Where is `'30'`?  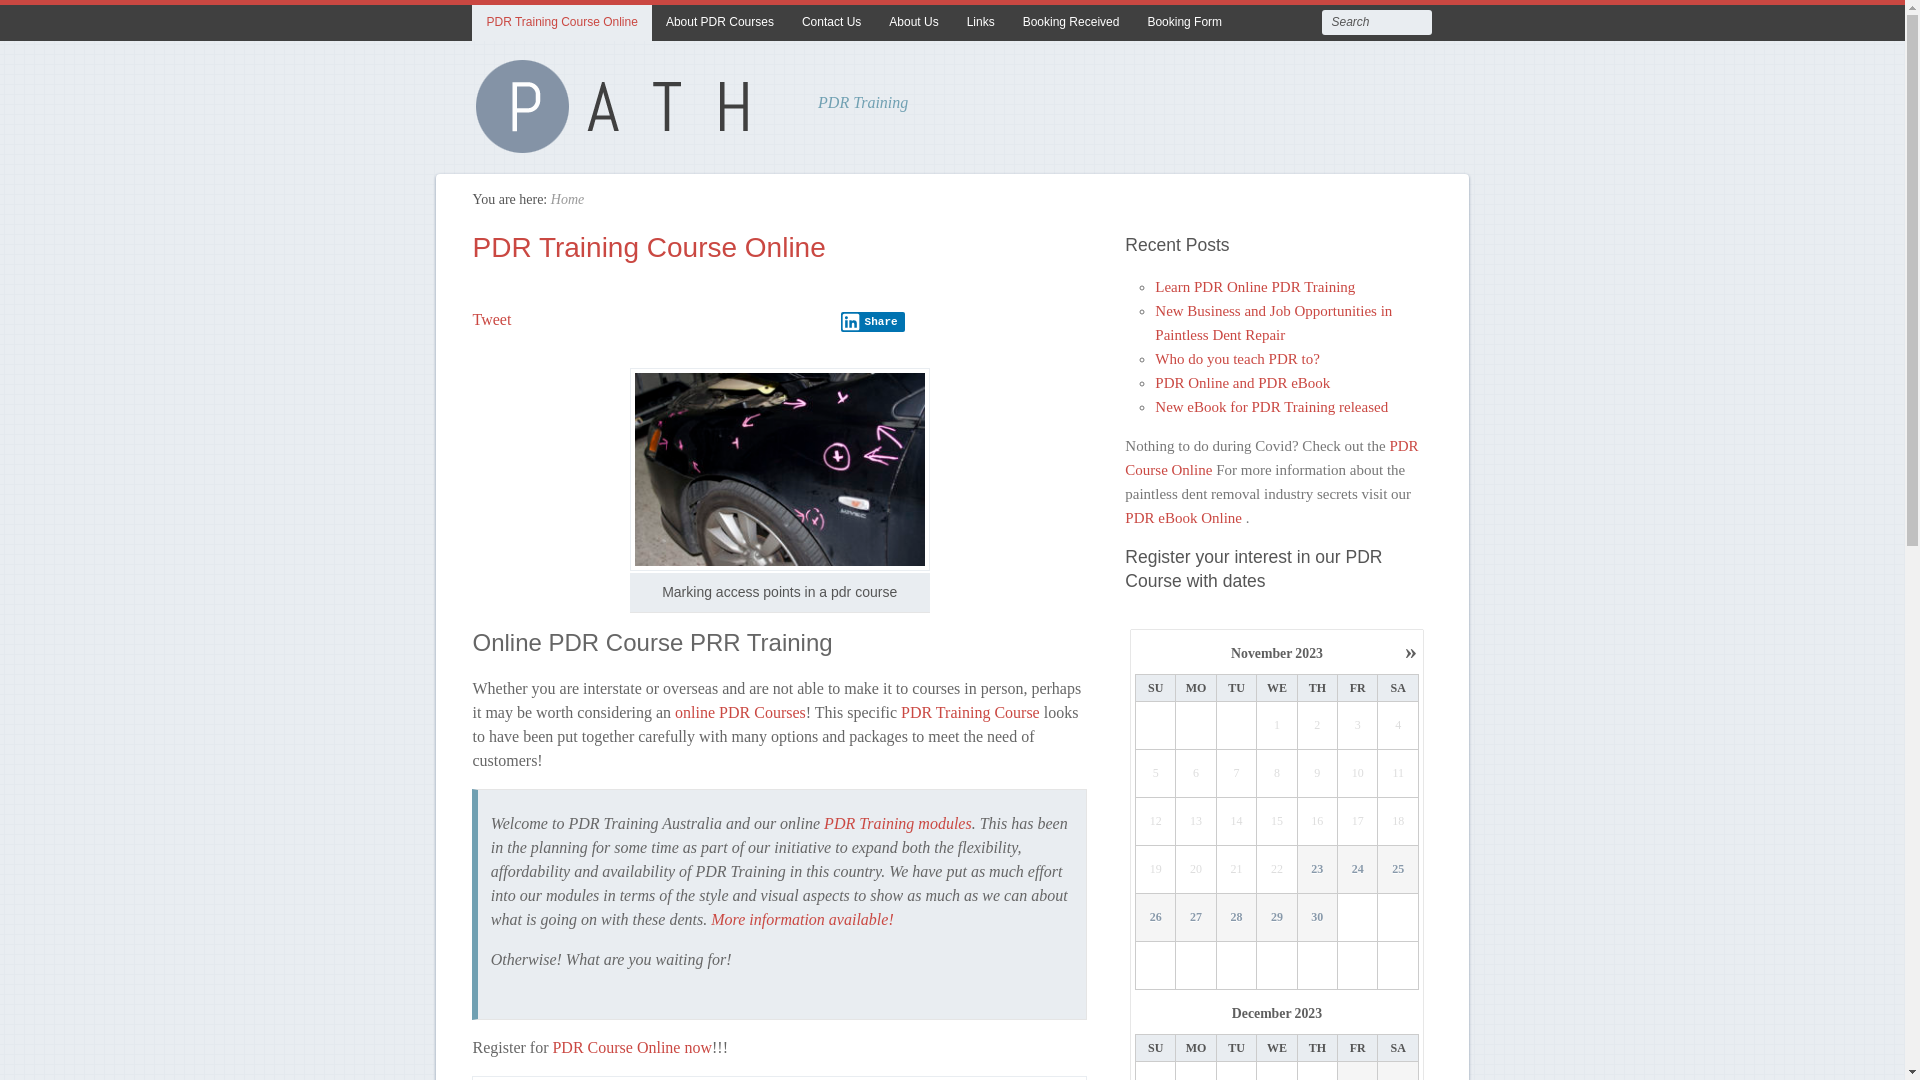 '30' is located at coordinates (1317, 917).